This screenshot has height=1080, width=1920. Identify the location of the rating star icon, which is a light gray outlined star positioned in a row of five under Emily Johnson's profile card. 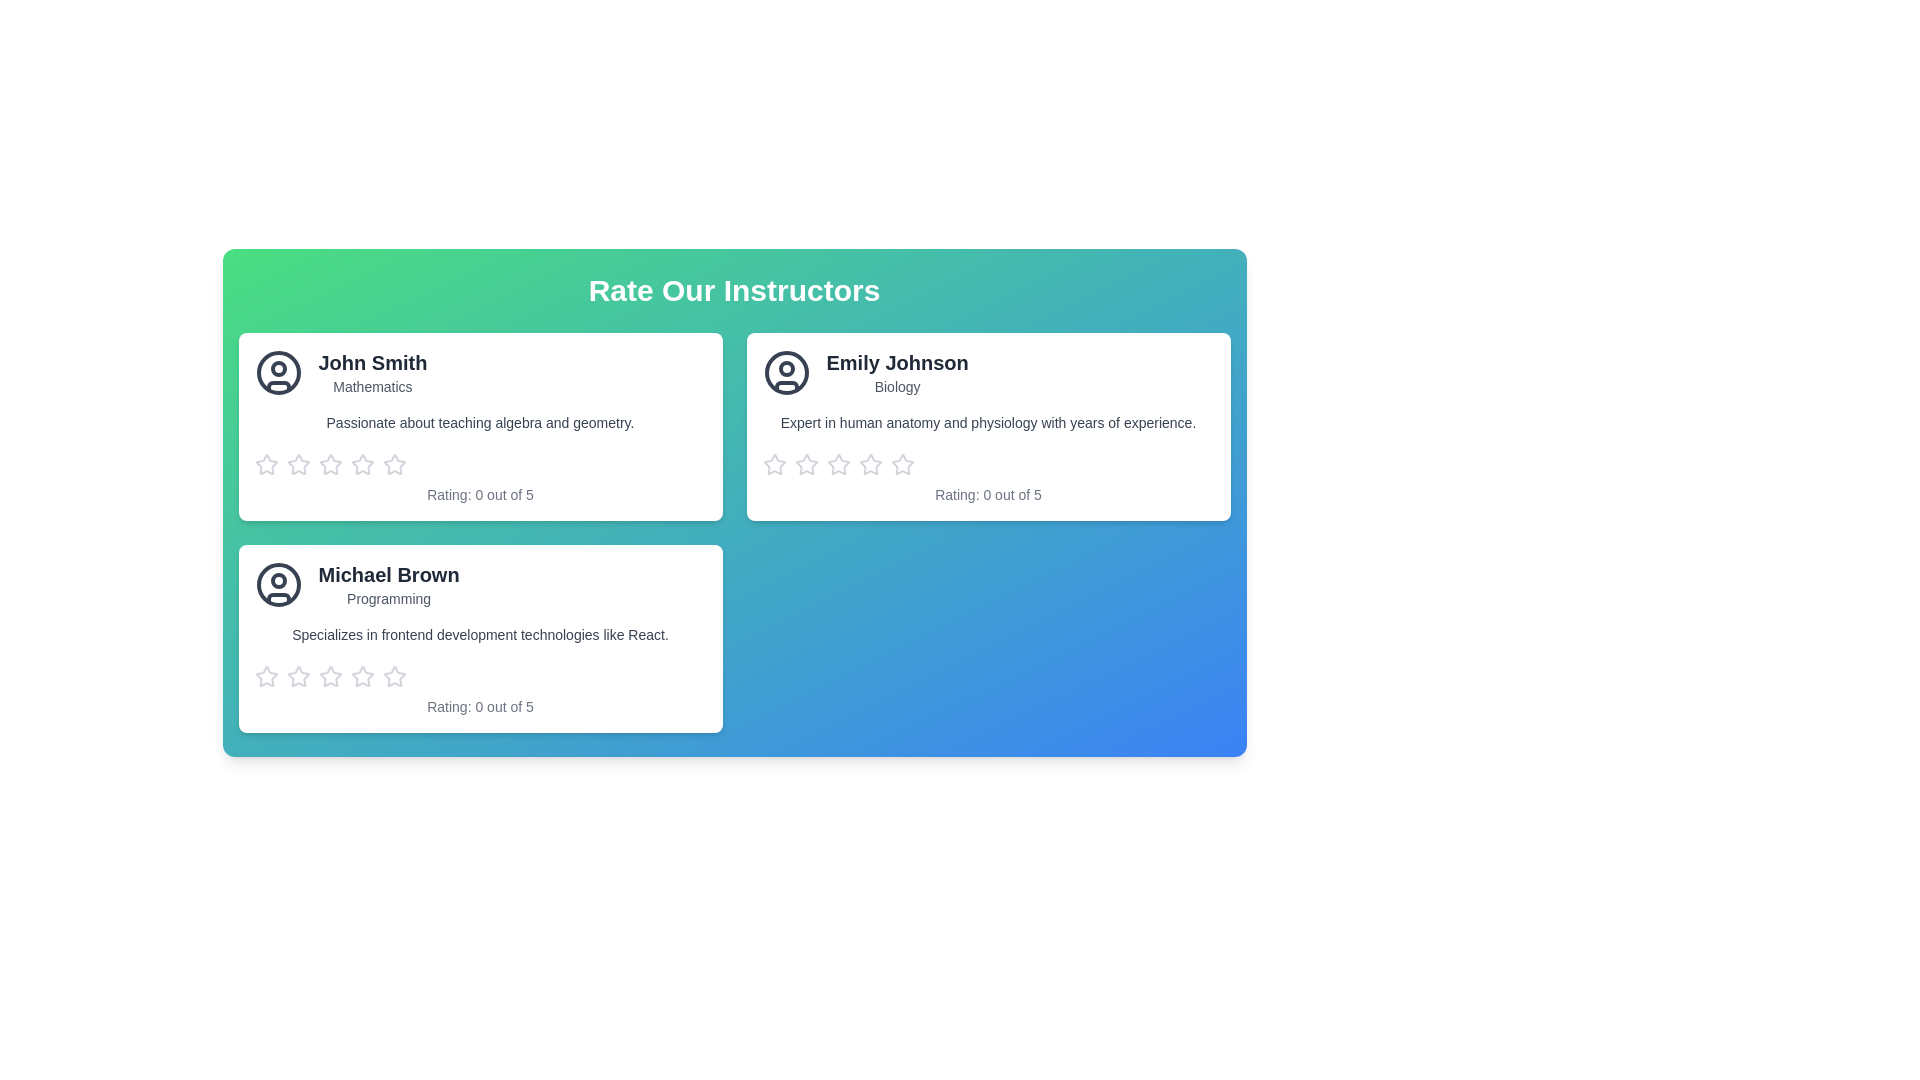
(773, 464).